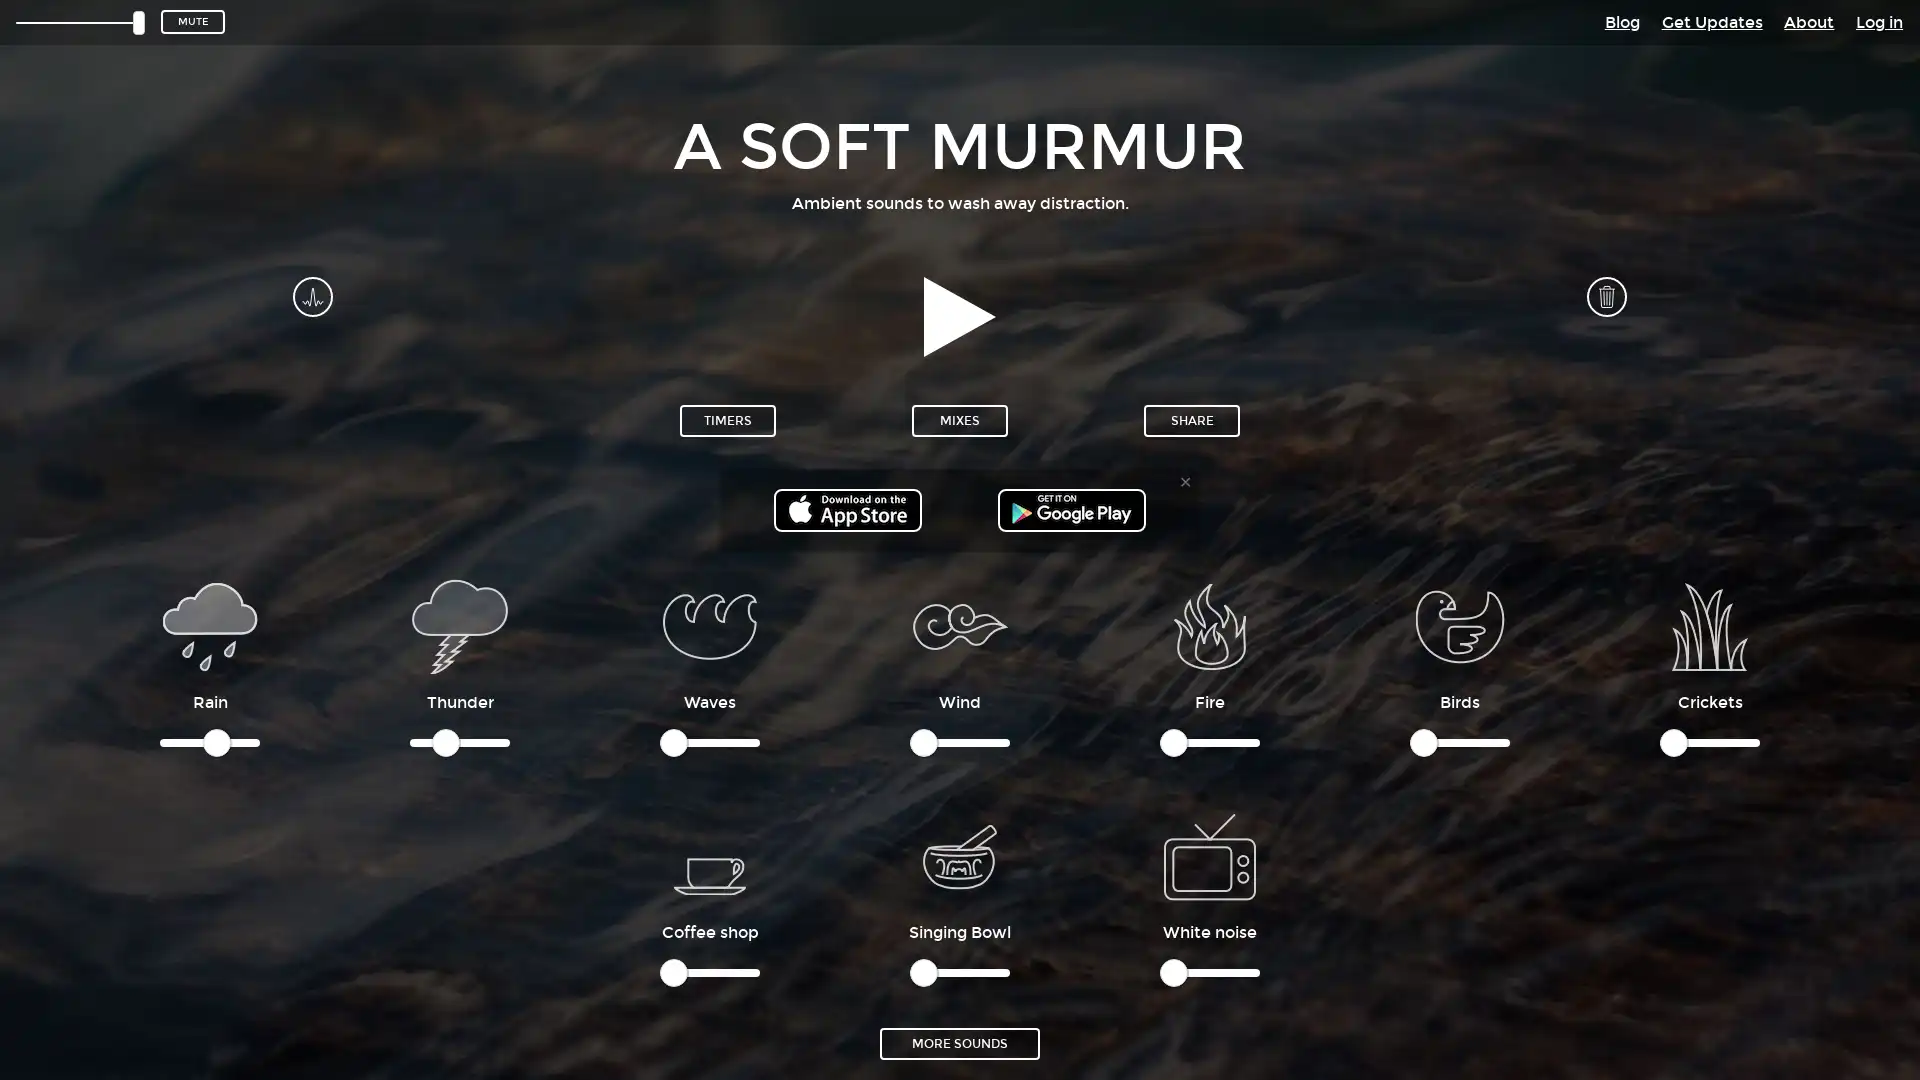  What do you see at coordinates (210, 624) in the screenshot?
I see `Loading icon` at bounding box center [210, 624].